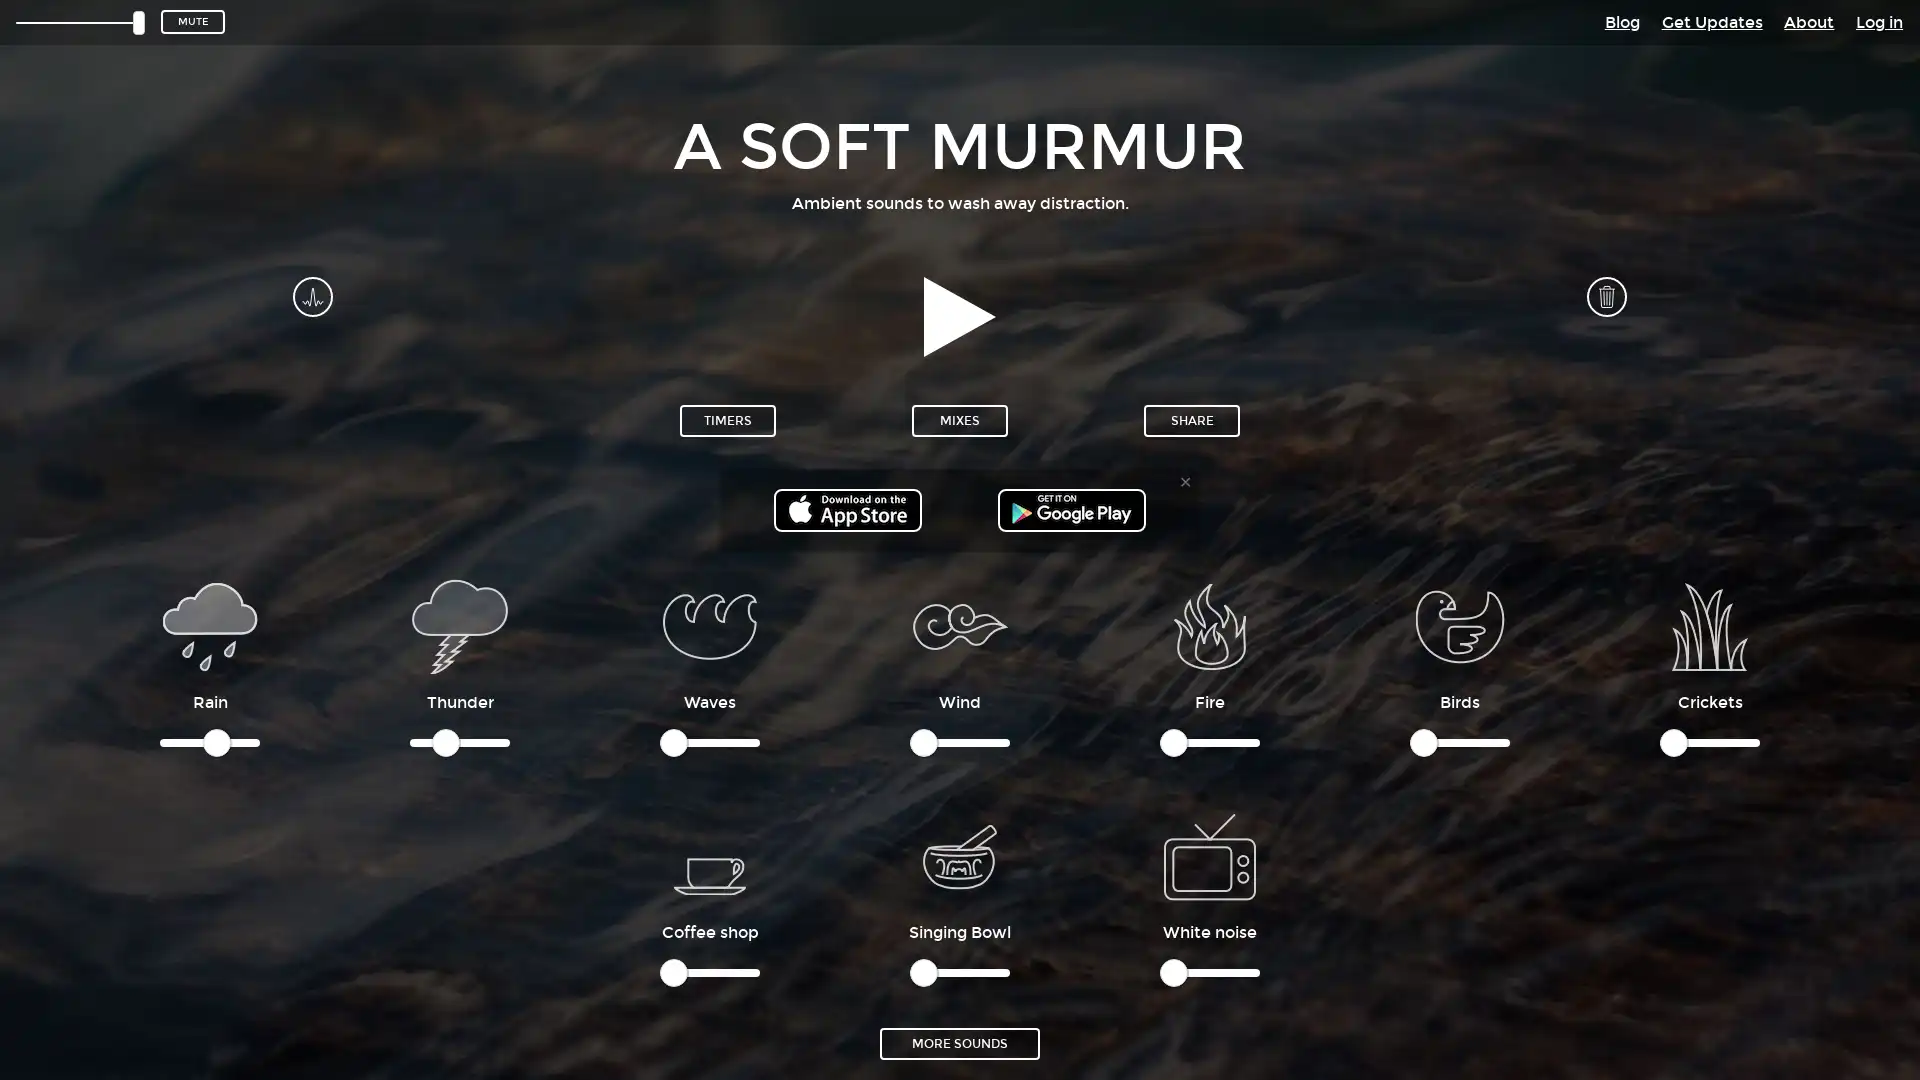  What do you see at coordinates (210, 624) in the screenshot?
I see `Loading icon` at bounding box center [210, 624].